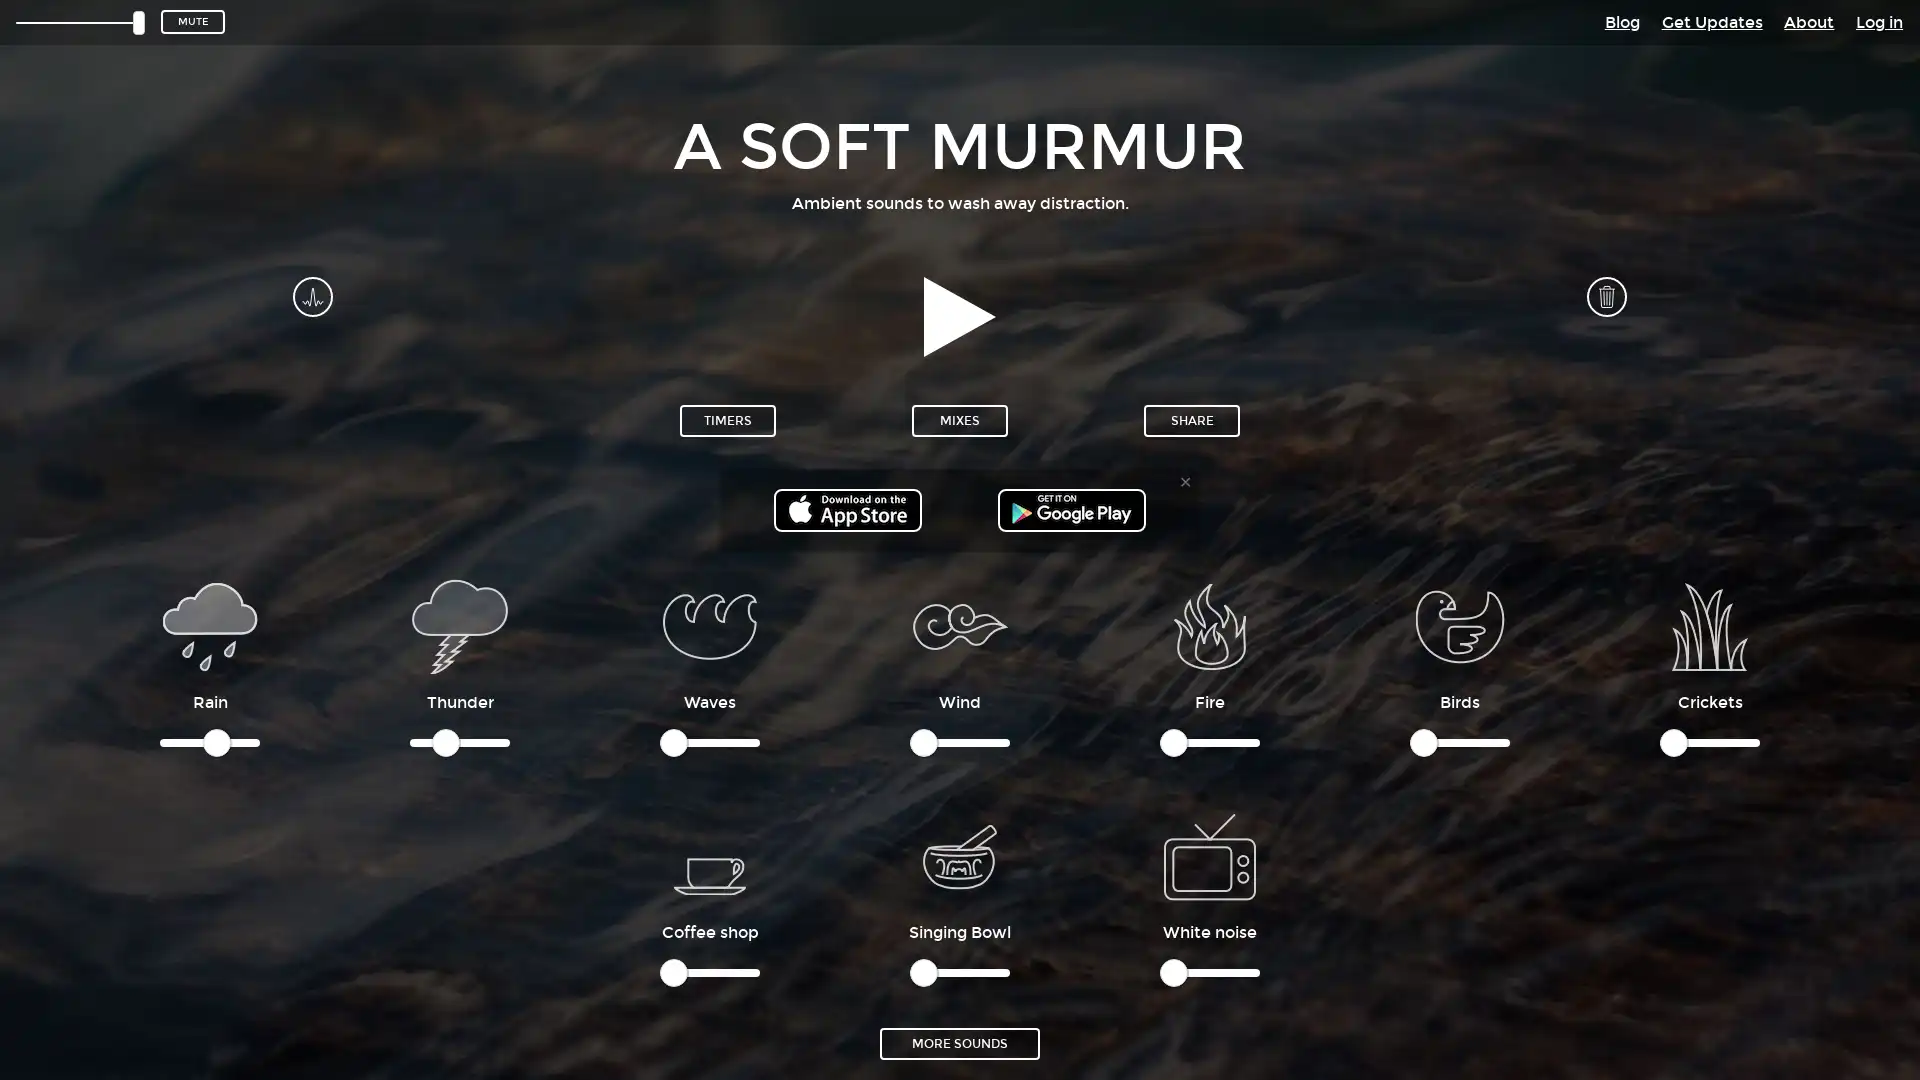  What do you see at coordinates (210, 624) in the screenshot?
I see `Loading icon` at bounding box center [210, 624].